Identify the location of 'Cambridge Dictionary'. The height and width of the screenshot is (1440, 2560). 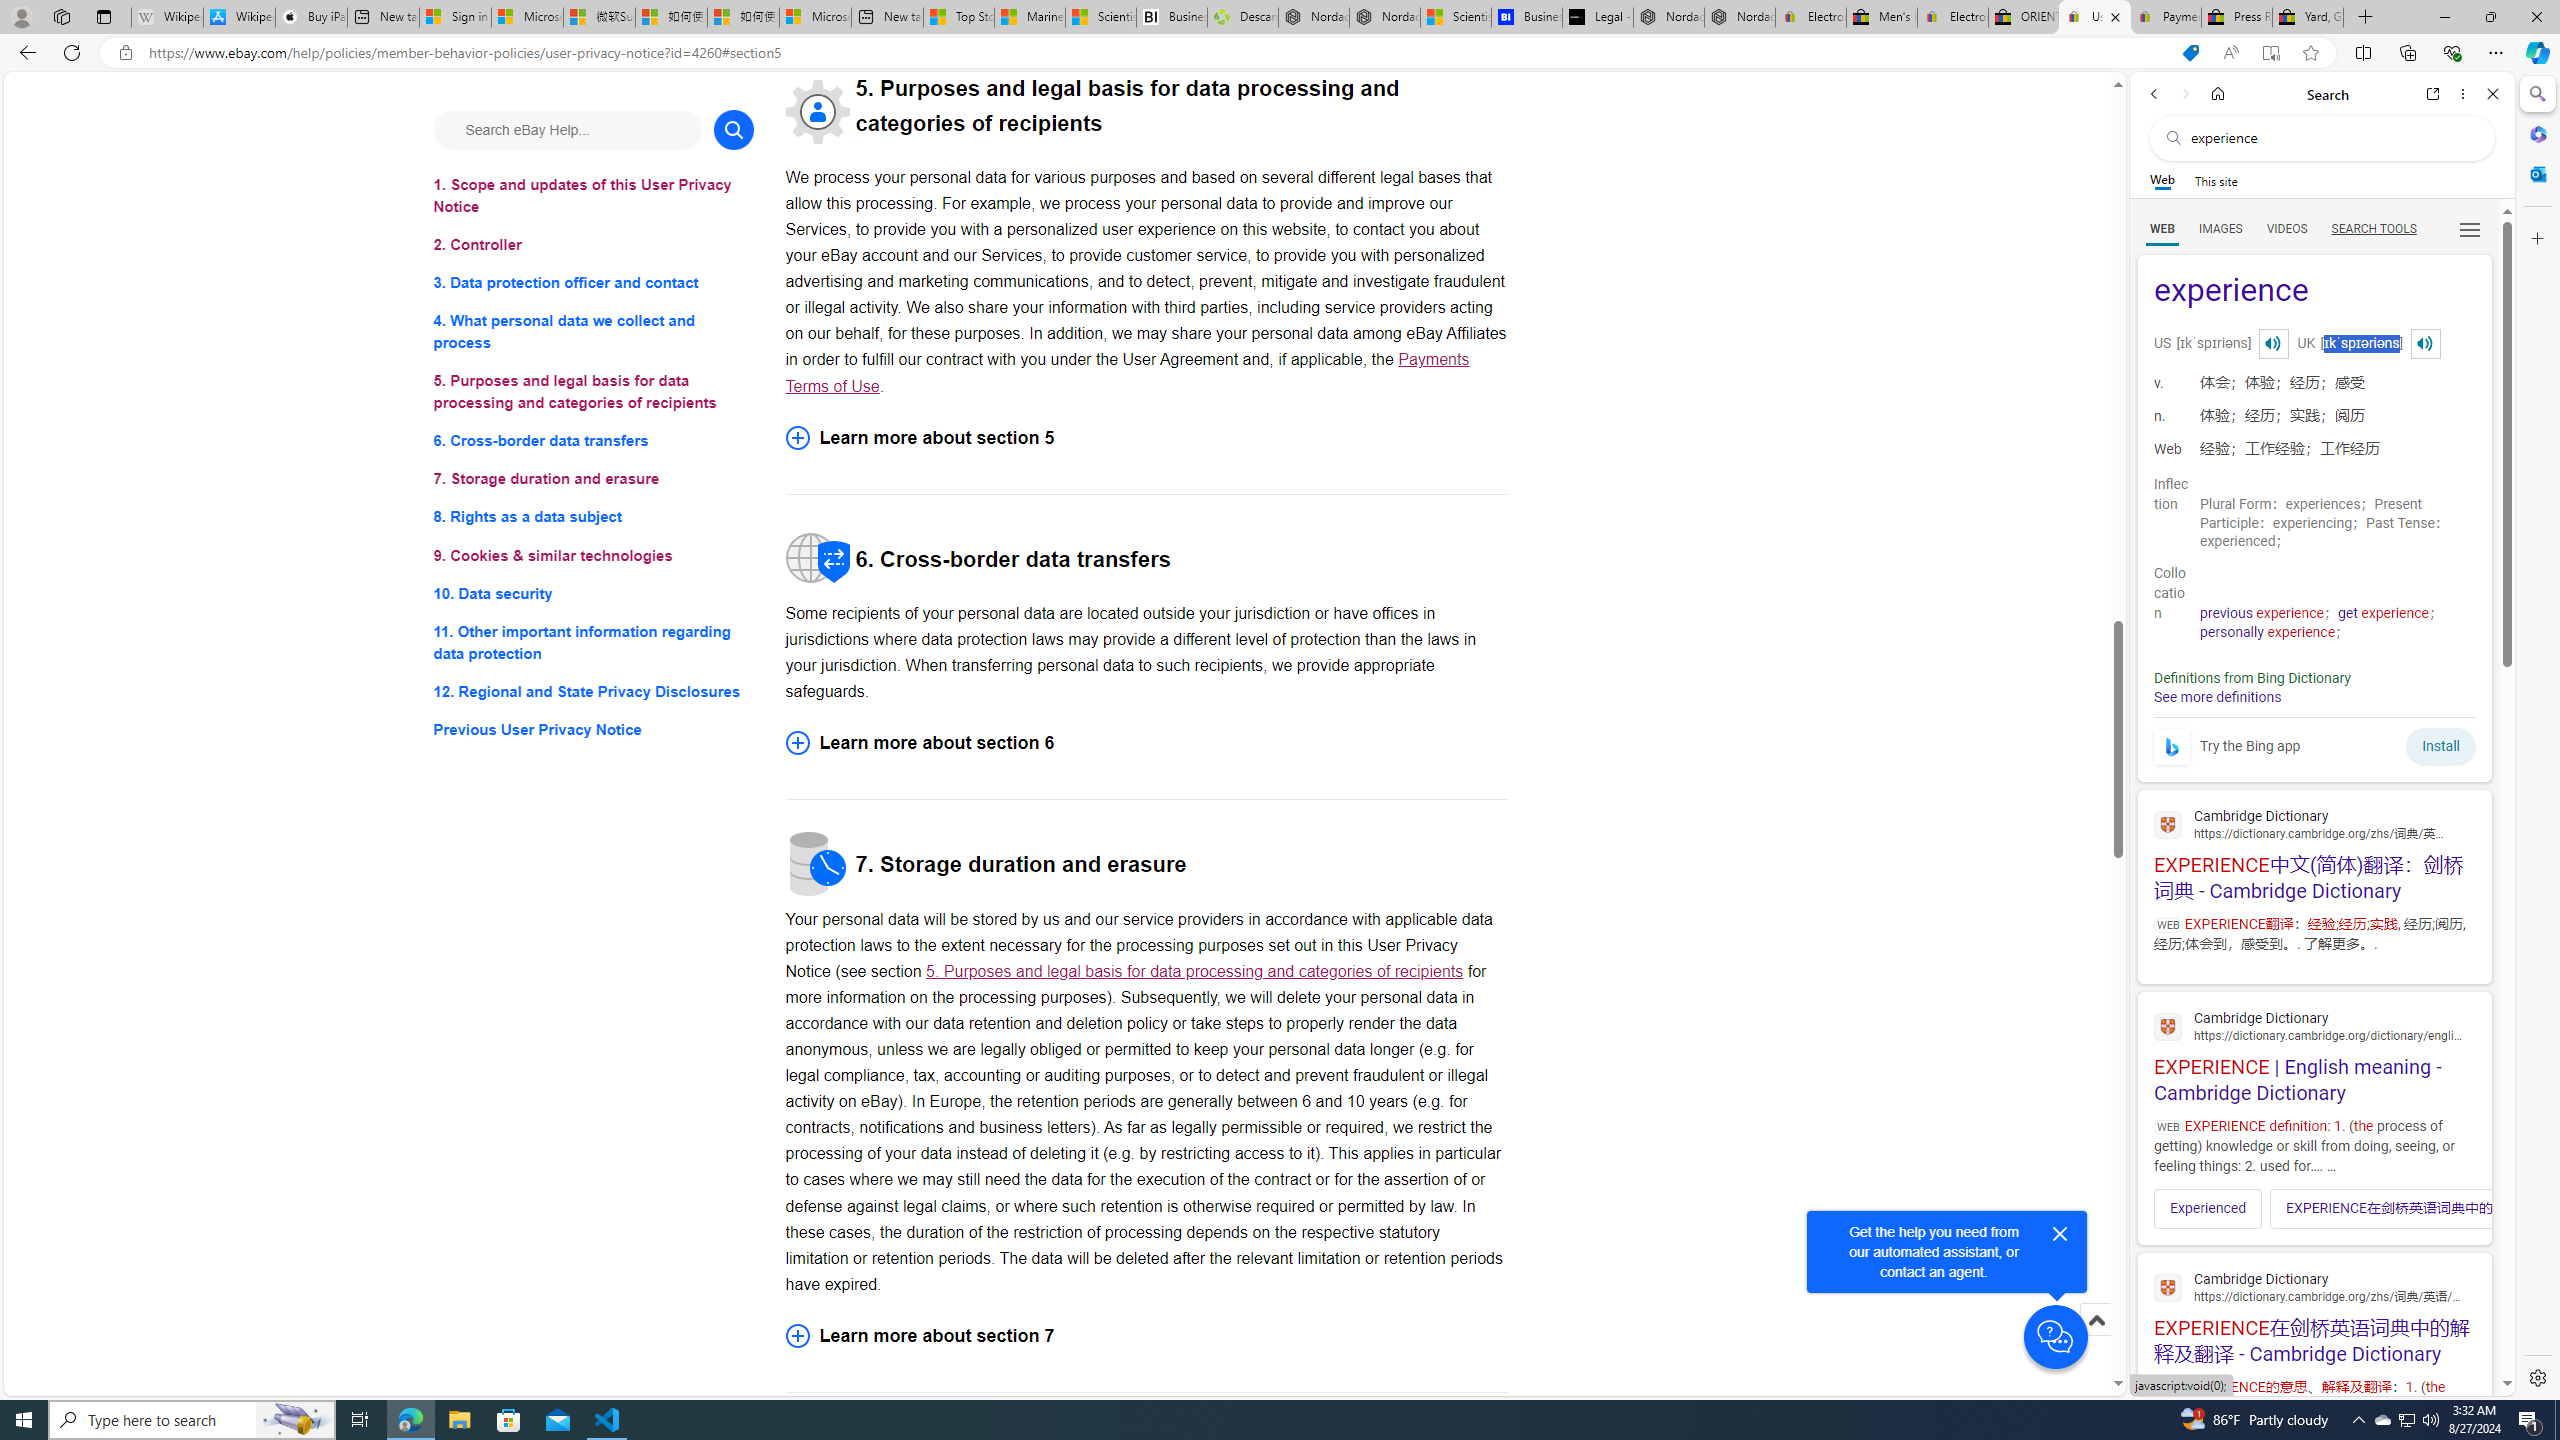
(2314, 1286).